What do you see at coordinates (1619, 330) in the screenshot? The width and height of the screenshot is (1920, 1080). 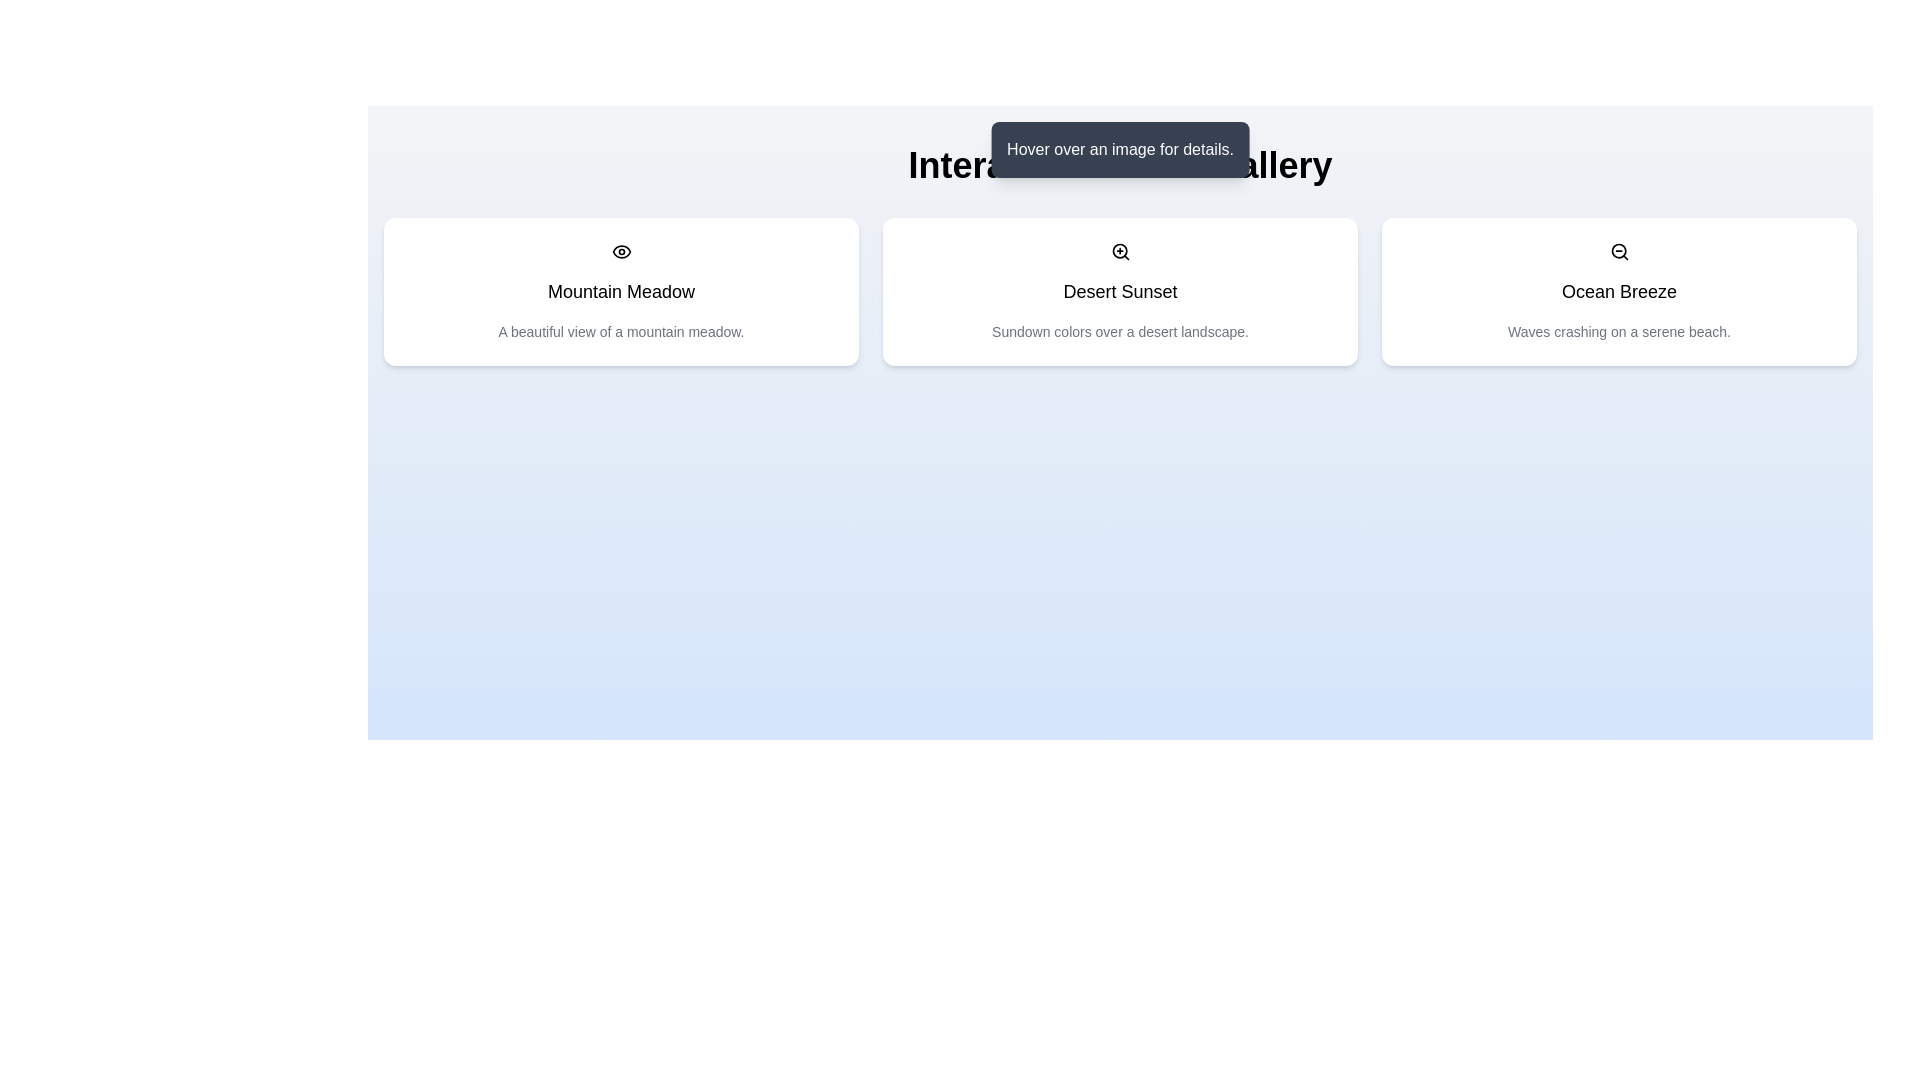 I see `the text label providing a descriptive caption for the card content titled 'Ocean Breeze', located at the bottom of the content area within the rectangular card` at bounding box center [1619, 330].